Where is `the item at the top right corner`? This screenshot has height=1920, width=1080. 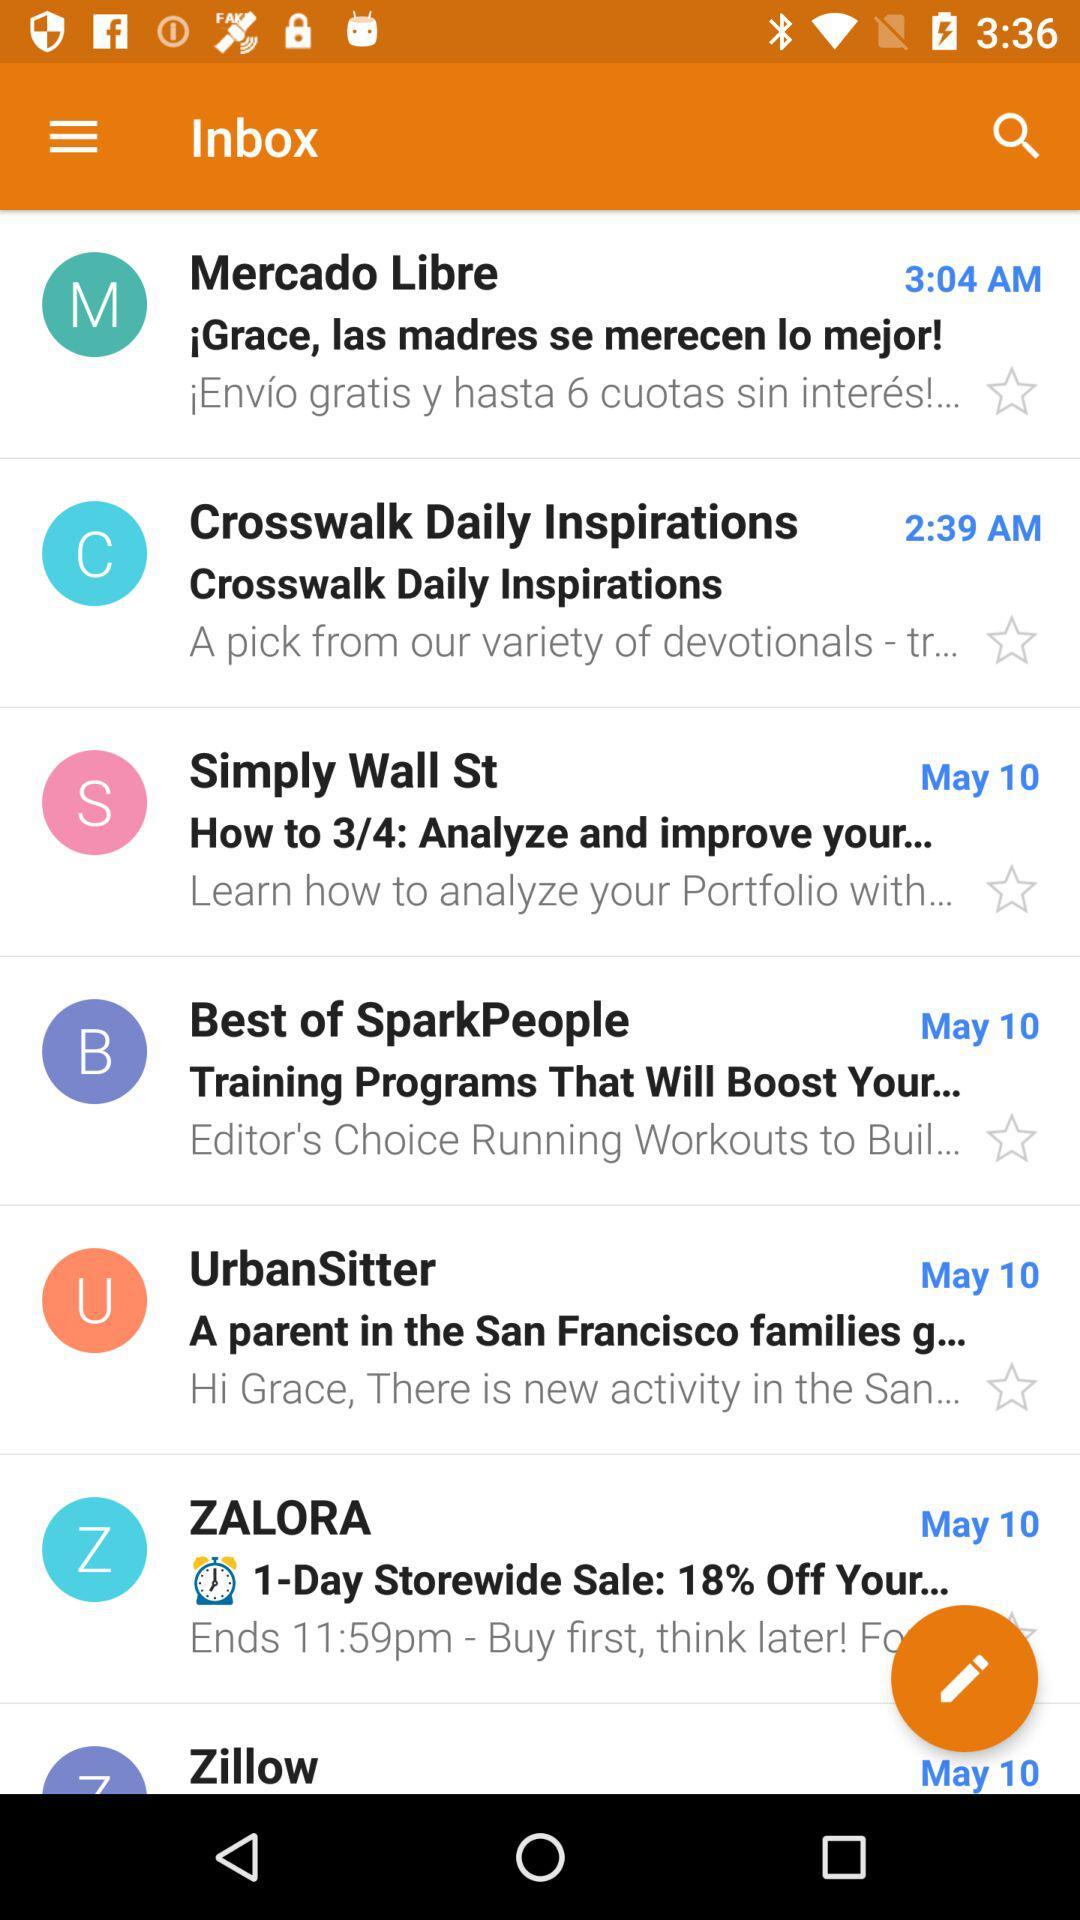 the item at the top right corner is located at coordinates (1017, 135).